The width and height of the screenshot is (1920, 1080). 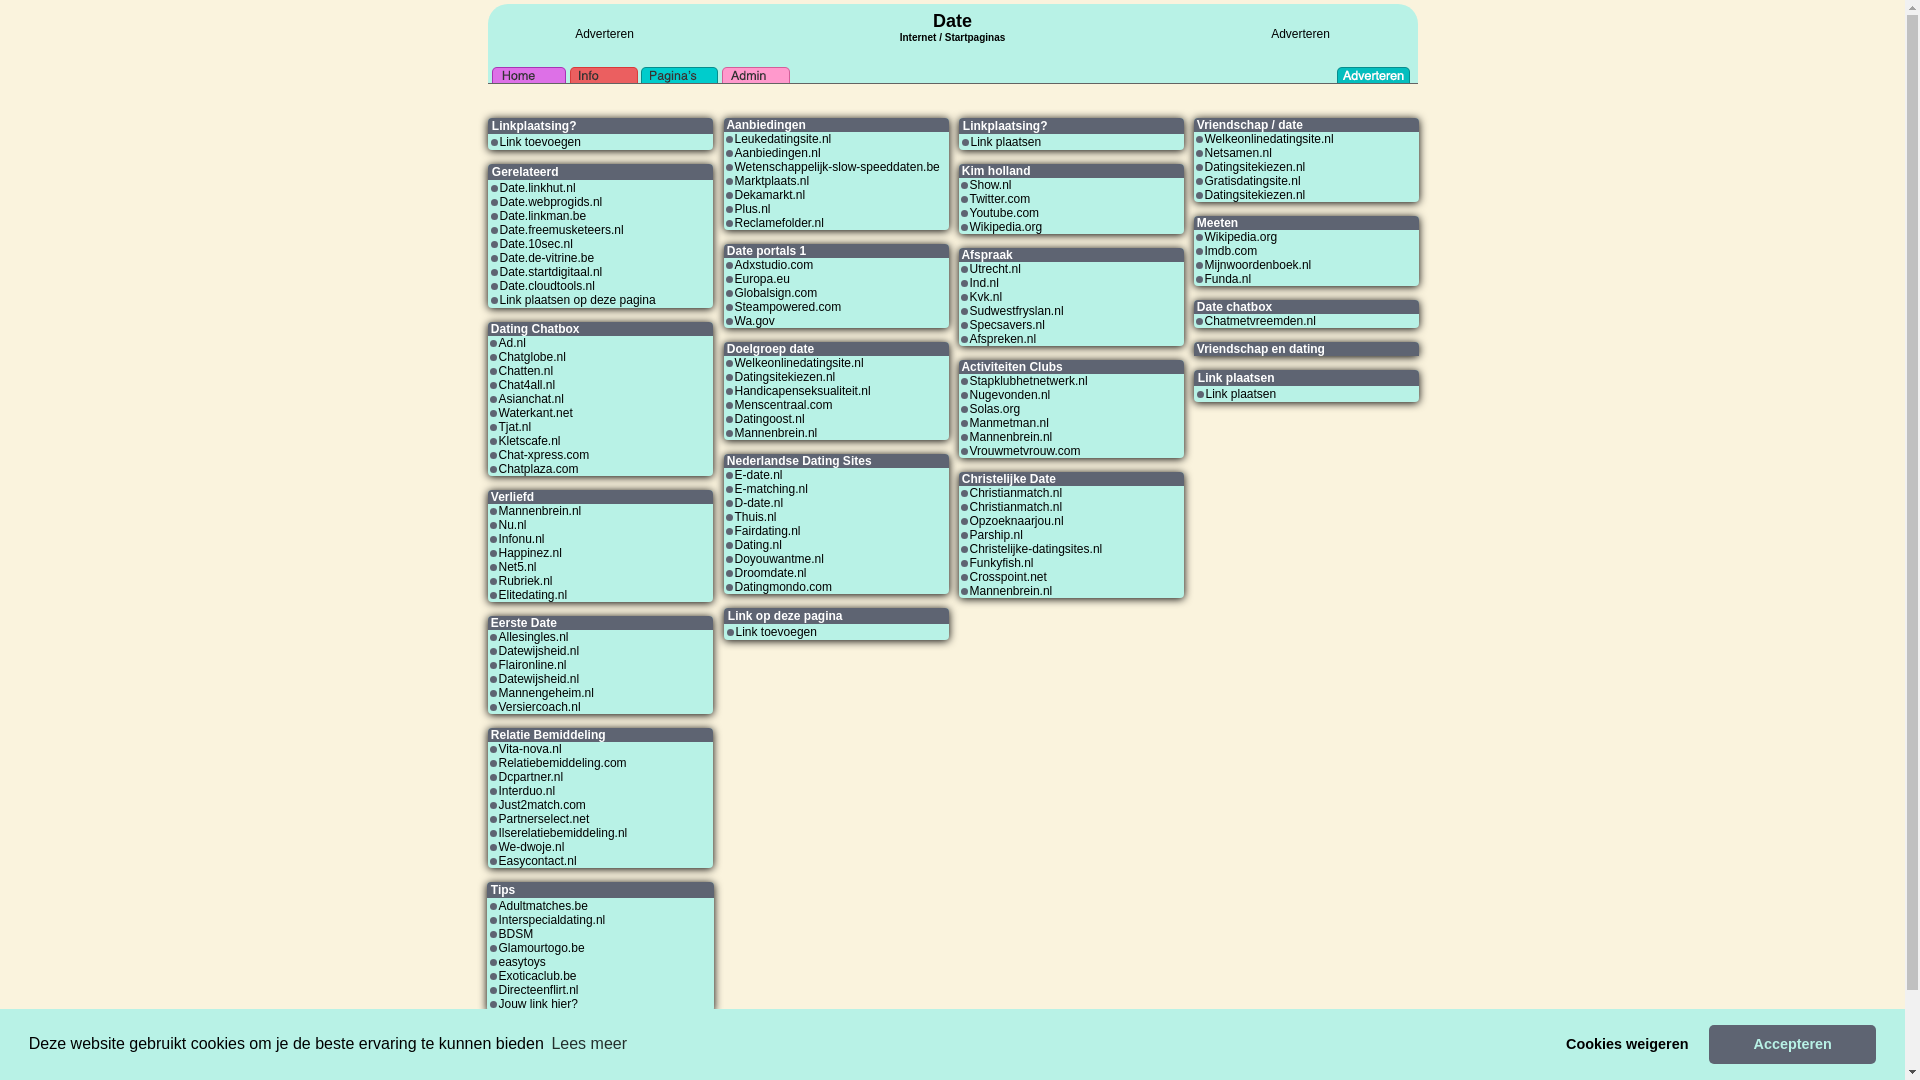 I want to click on 'Tjat.nl', so click(x=514, y=426).